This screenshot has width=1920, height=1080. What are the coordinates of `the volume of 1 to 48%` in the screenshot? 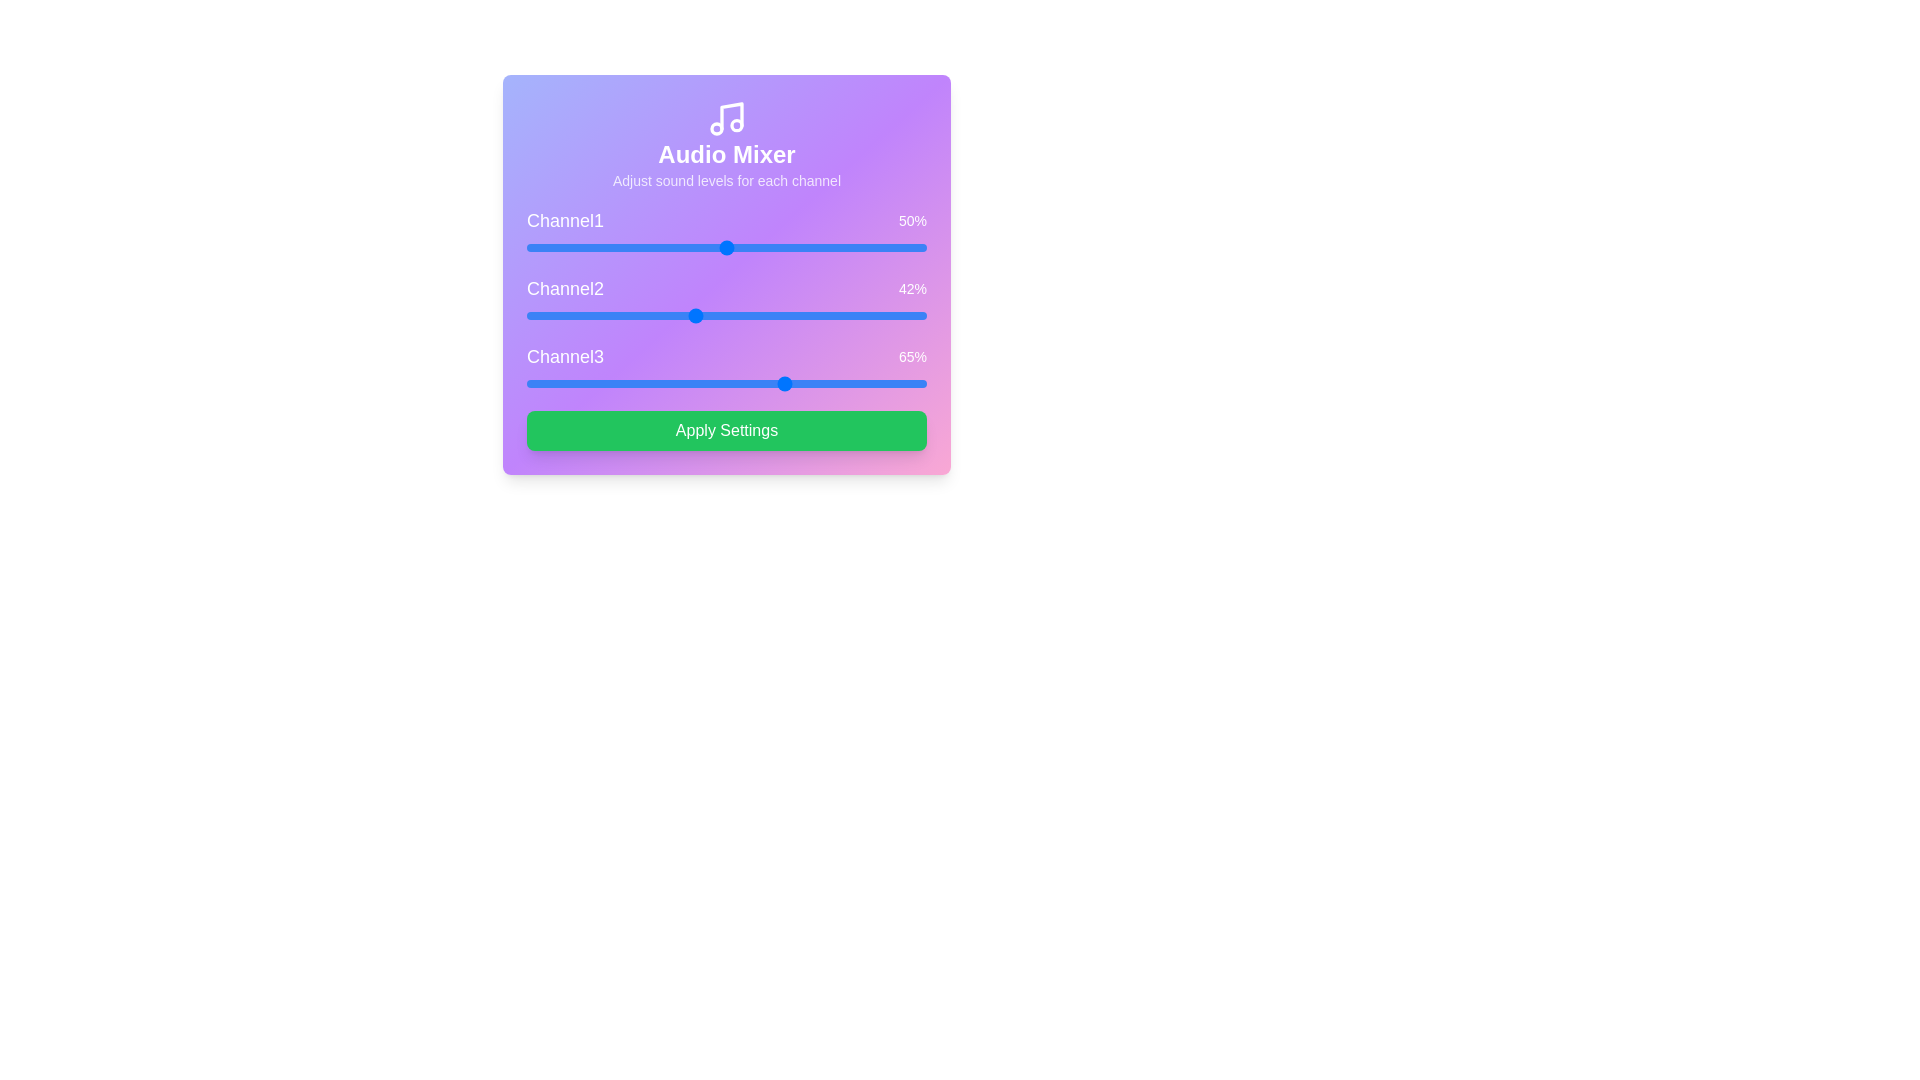 It's located at (719, 246).